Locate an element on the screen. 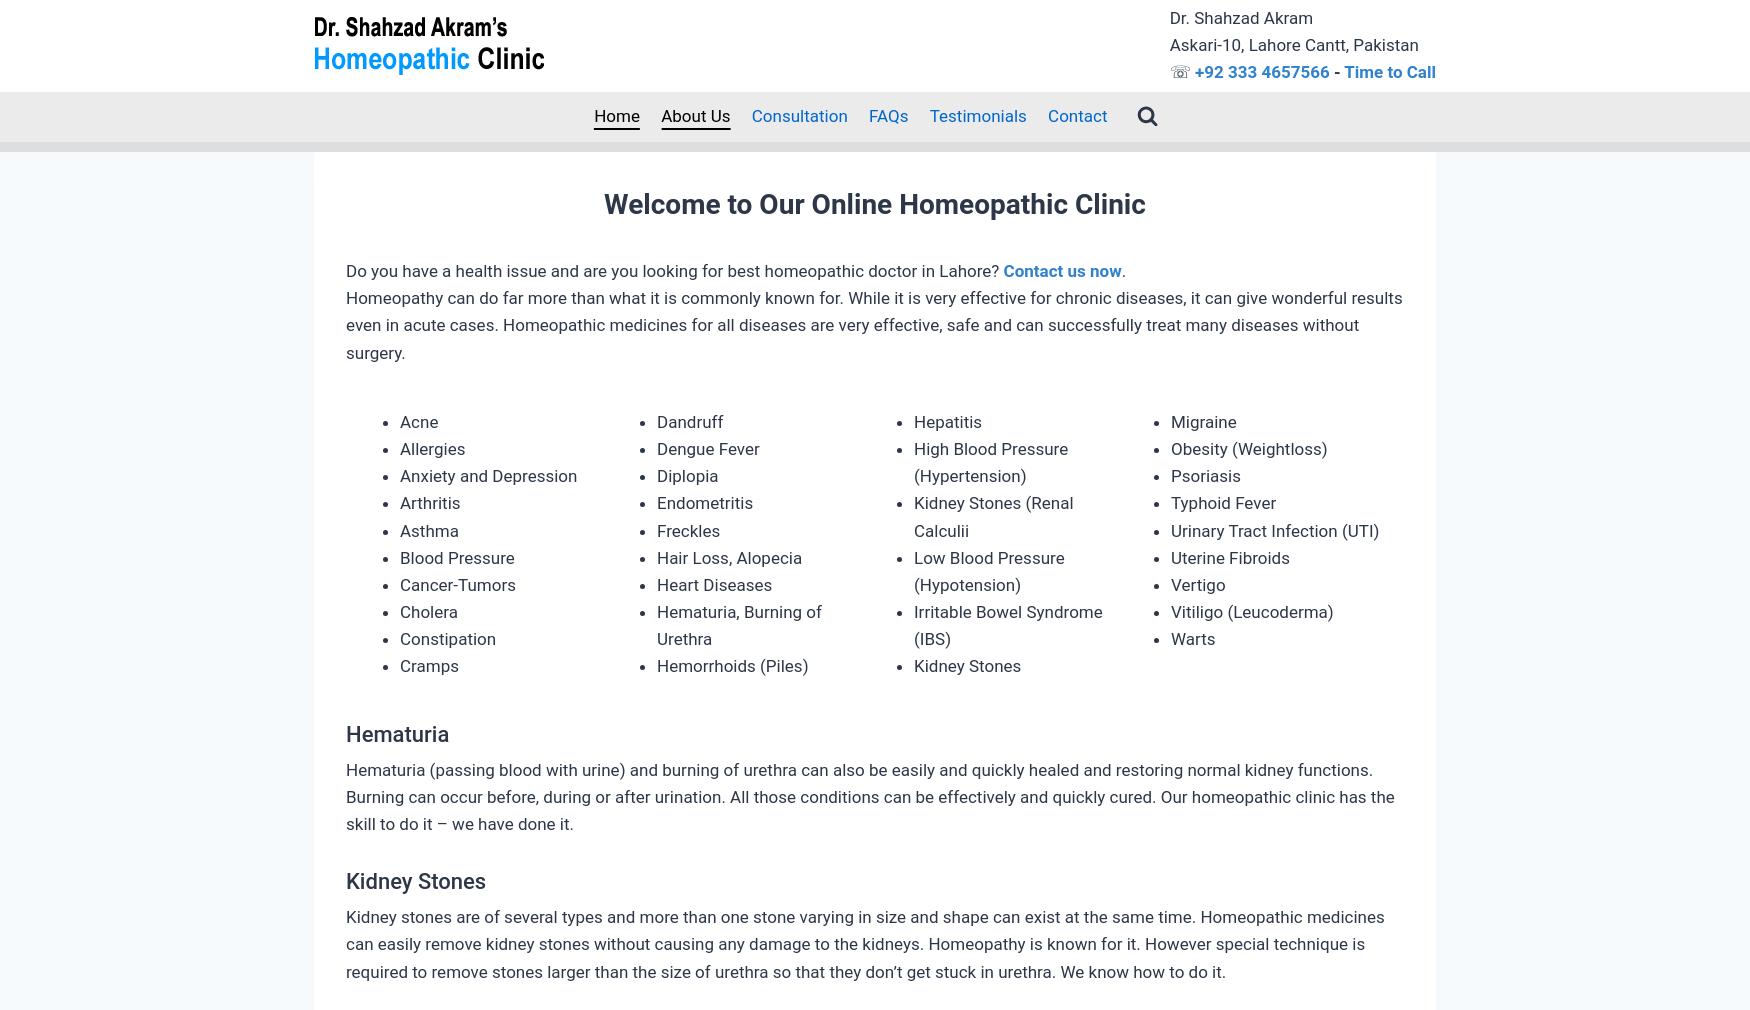 The height and width of the screenshot is (1010, 1750). 'Testimonials' is located at coordinates (977, 114).